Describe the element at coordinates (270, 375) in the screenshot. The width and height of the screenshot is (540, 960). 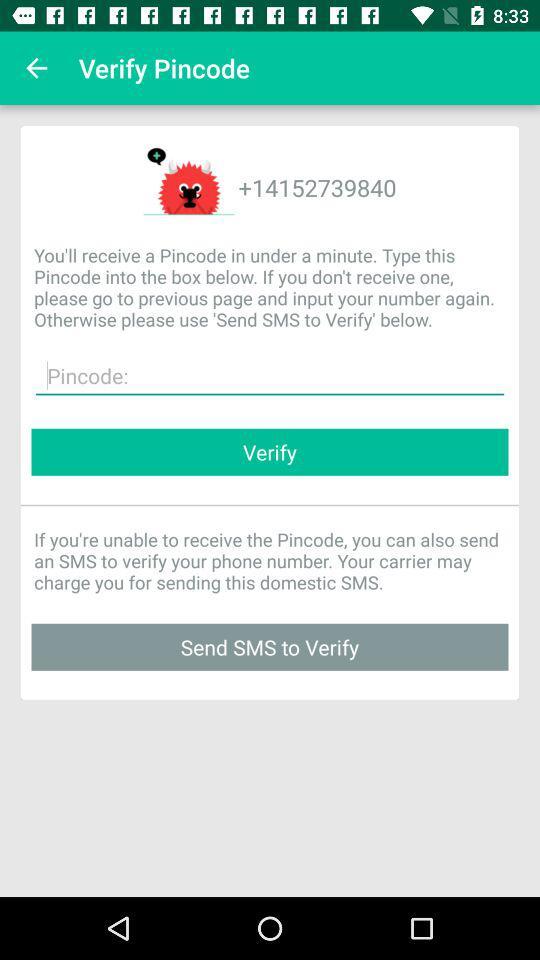
I see `password` at that location.